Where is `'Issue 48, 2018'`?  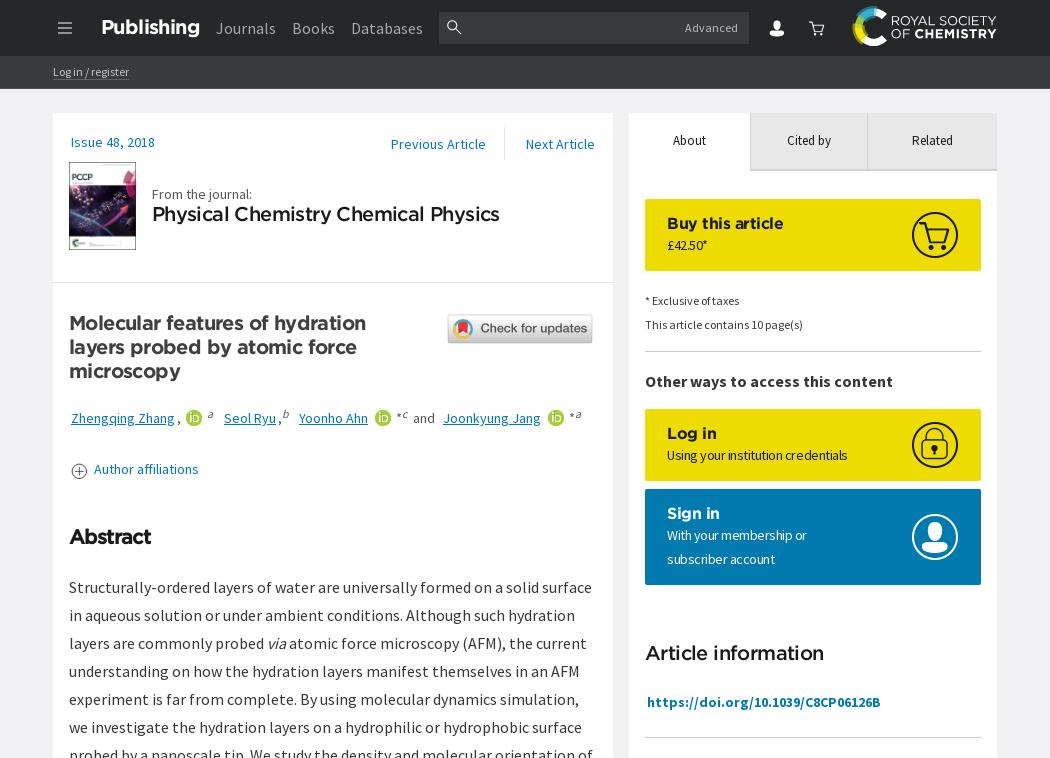 'Issue 48, 2018' is located at coordinates (112, 140).